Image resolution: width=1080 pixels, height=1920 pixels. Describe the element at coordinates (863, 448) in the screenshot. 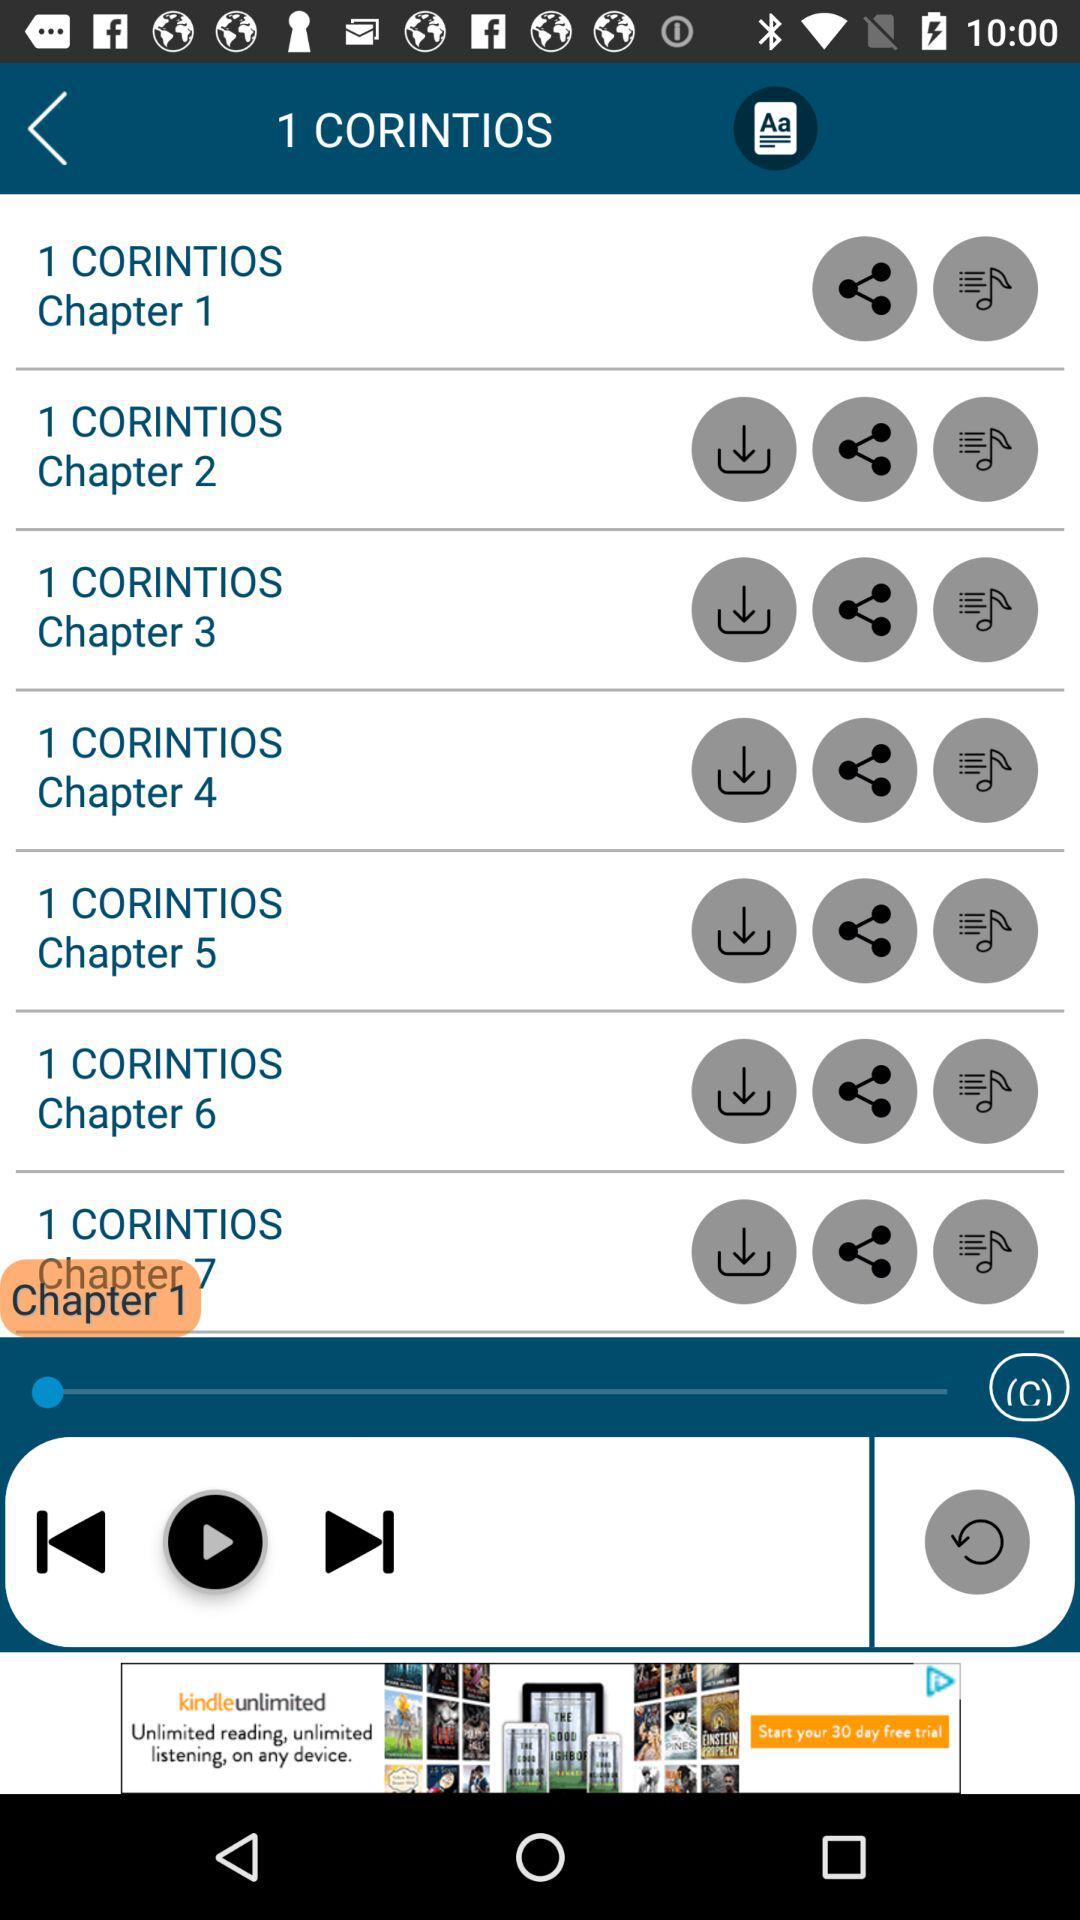

I see `read` at that location.